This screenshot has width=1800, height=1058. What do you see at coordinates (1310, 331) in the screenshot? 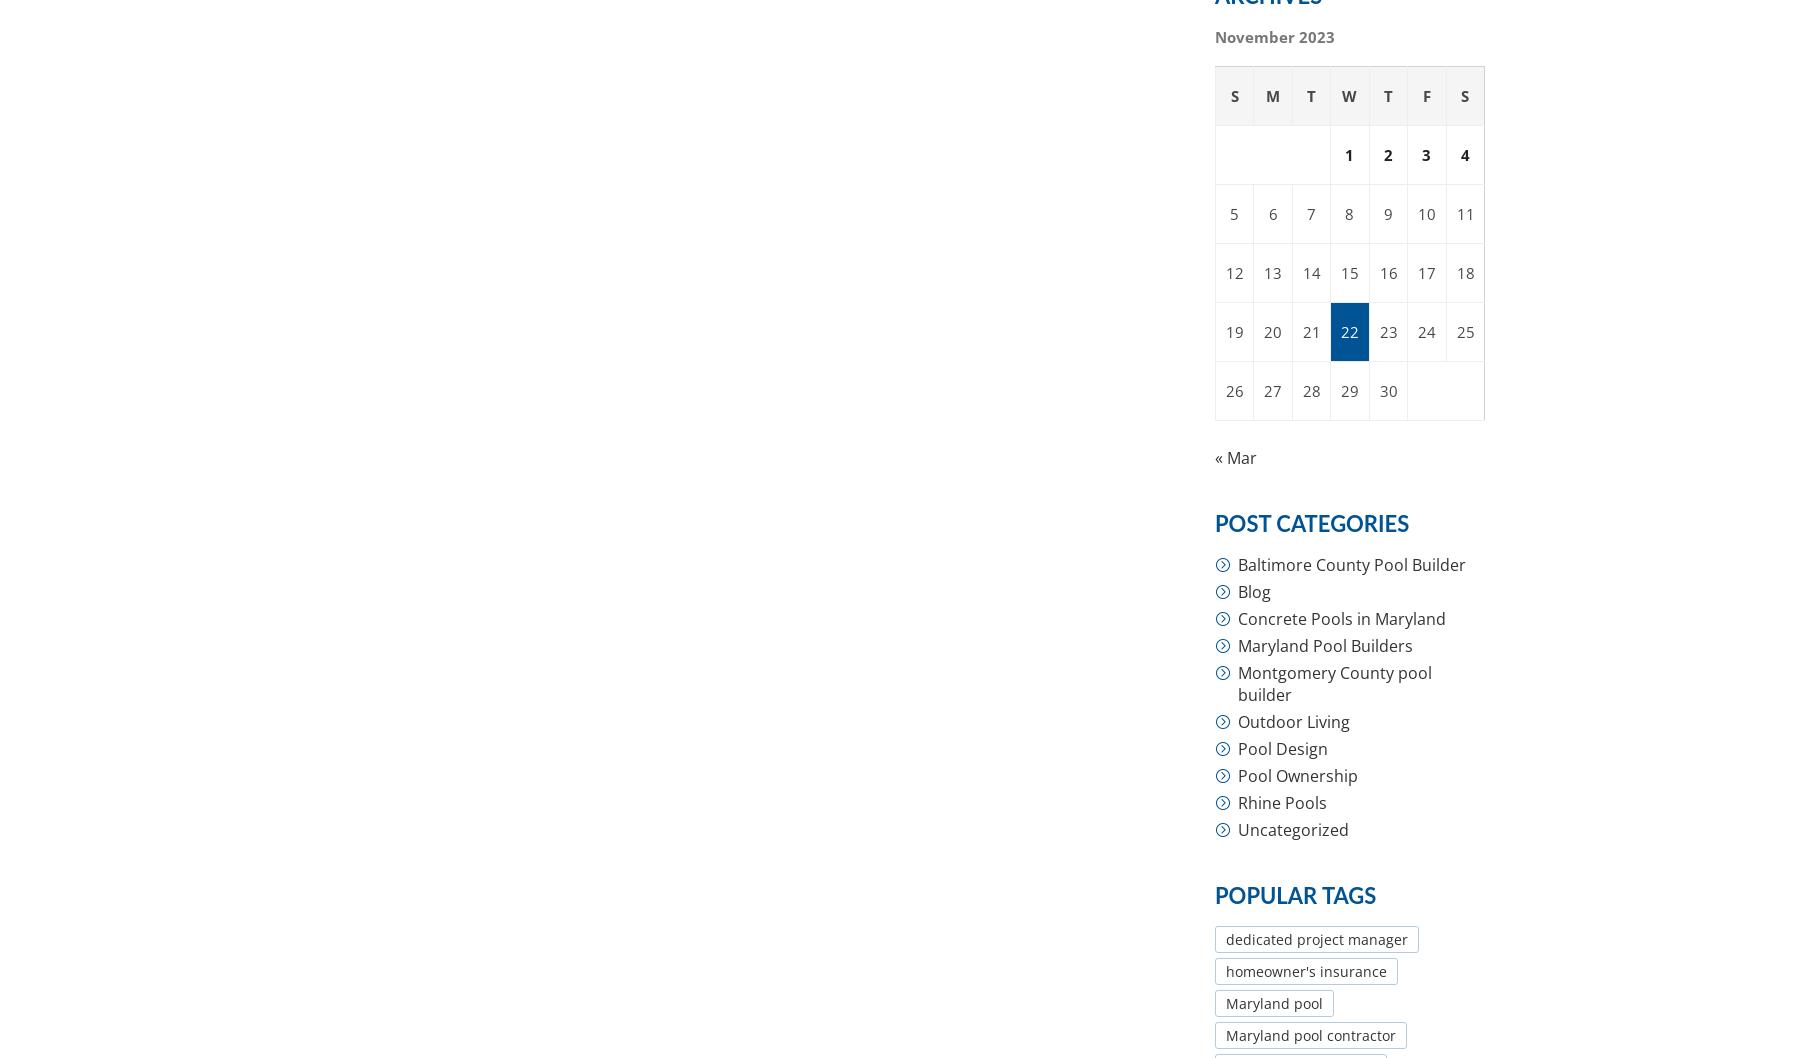
I see `'21'` at bounding box center [1310, 331].